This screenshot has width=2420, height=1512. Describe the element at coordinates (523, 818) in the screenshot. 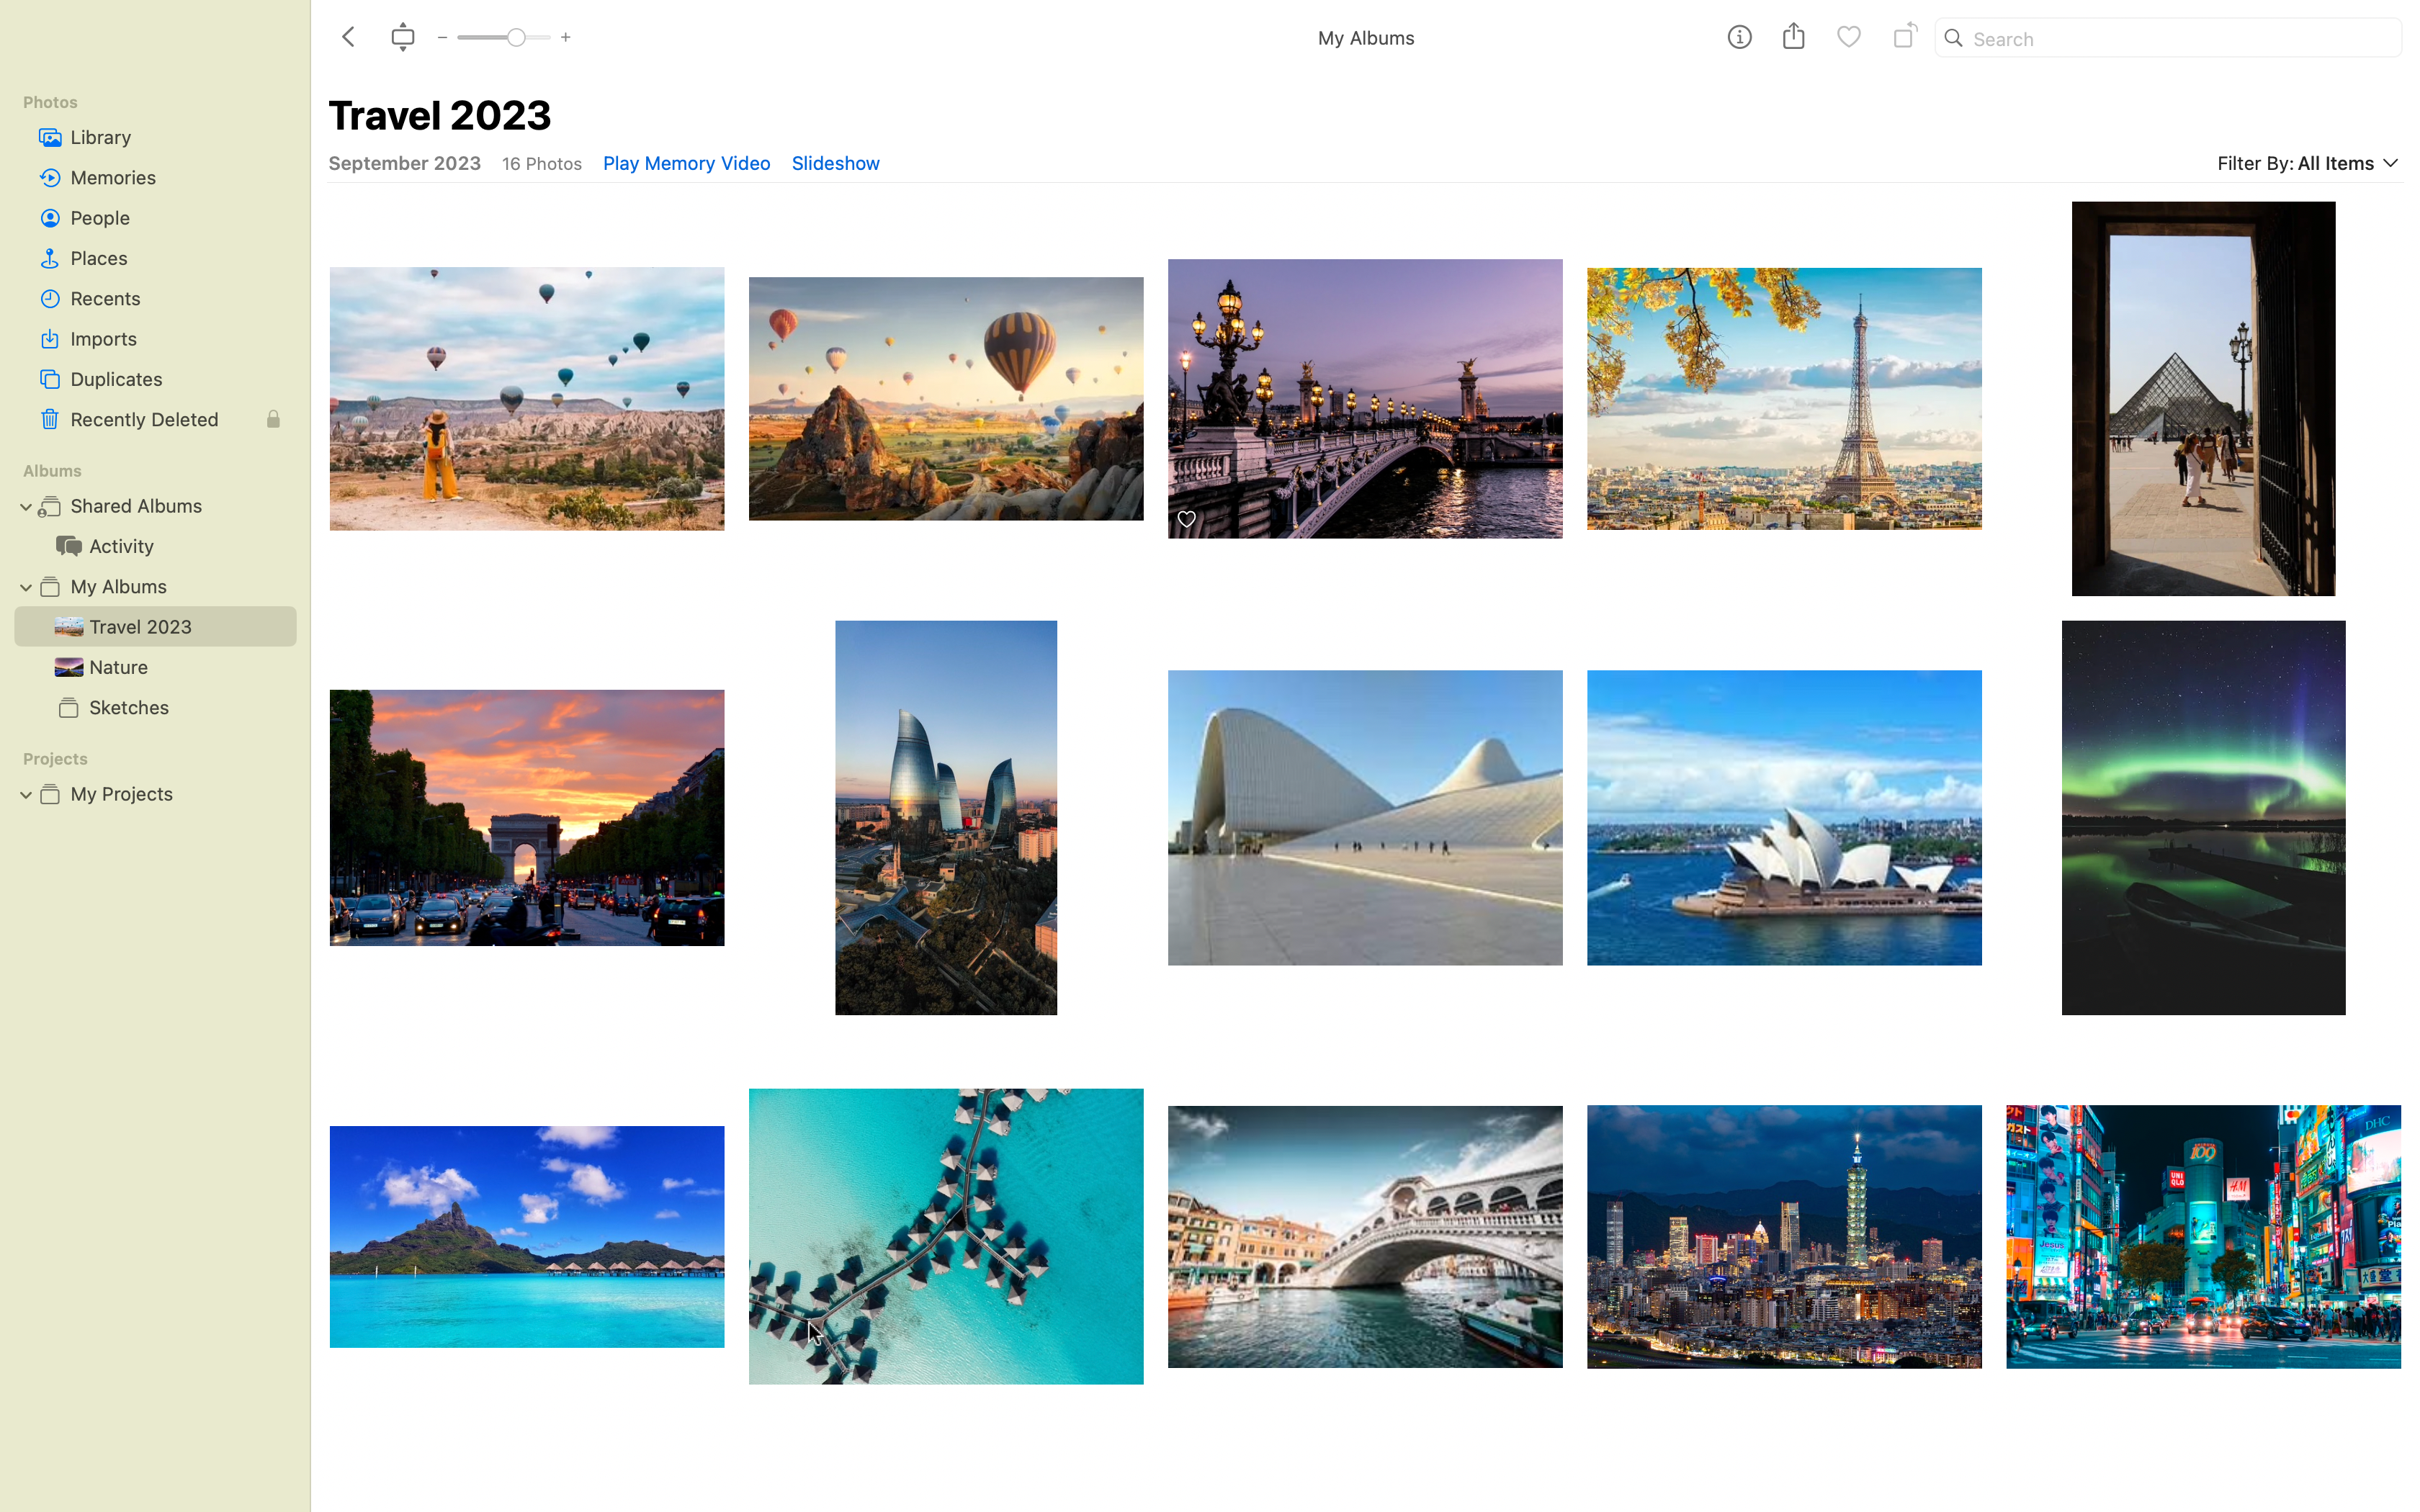

I see `image of arc de triomphe` at that location.